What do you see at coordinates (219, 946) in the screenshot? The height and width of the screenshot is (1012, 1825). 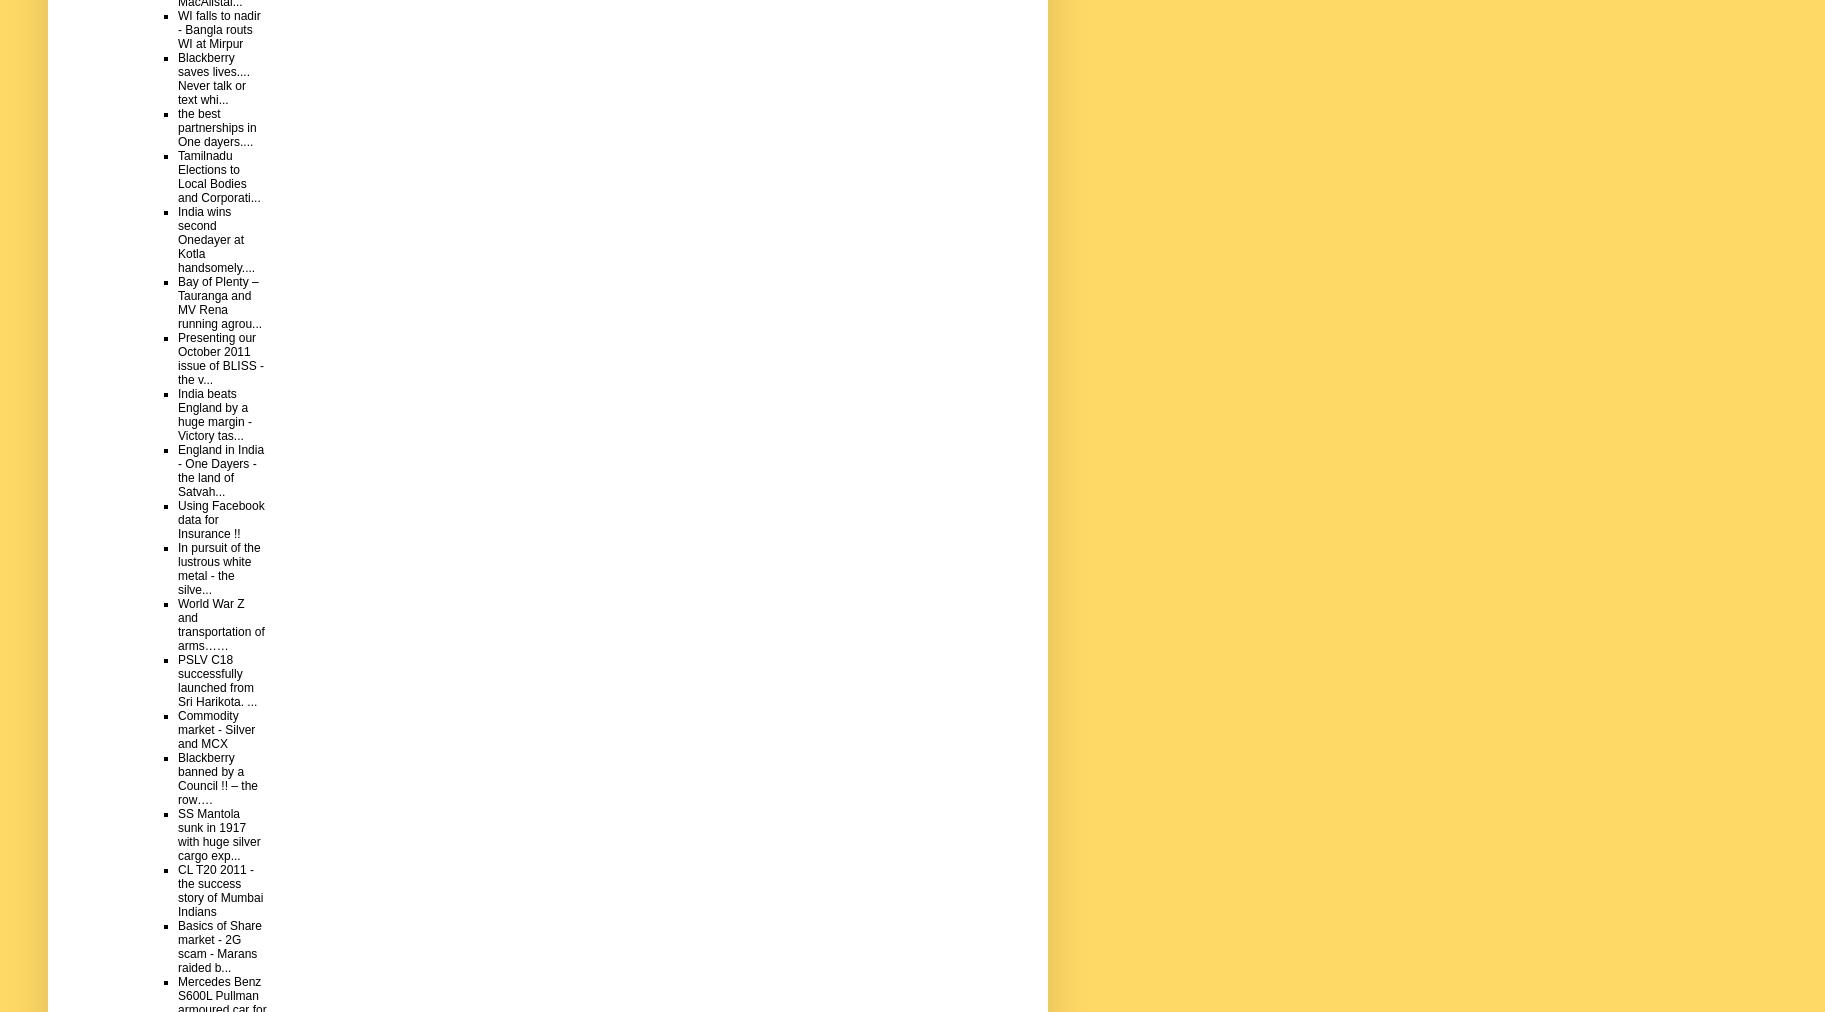 I see `'Basics of Share market - 2G scam - Marans raided b...'` at bounding box center [219, 946].